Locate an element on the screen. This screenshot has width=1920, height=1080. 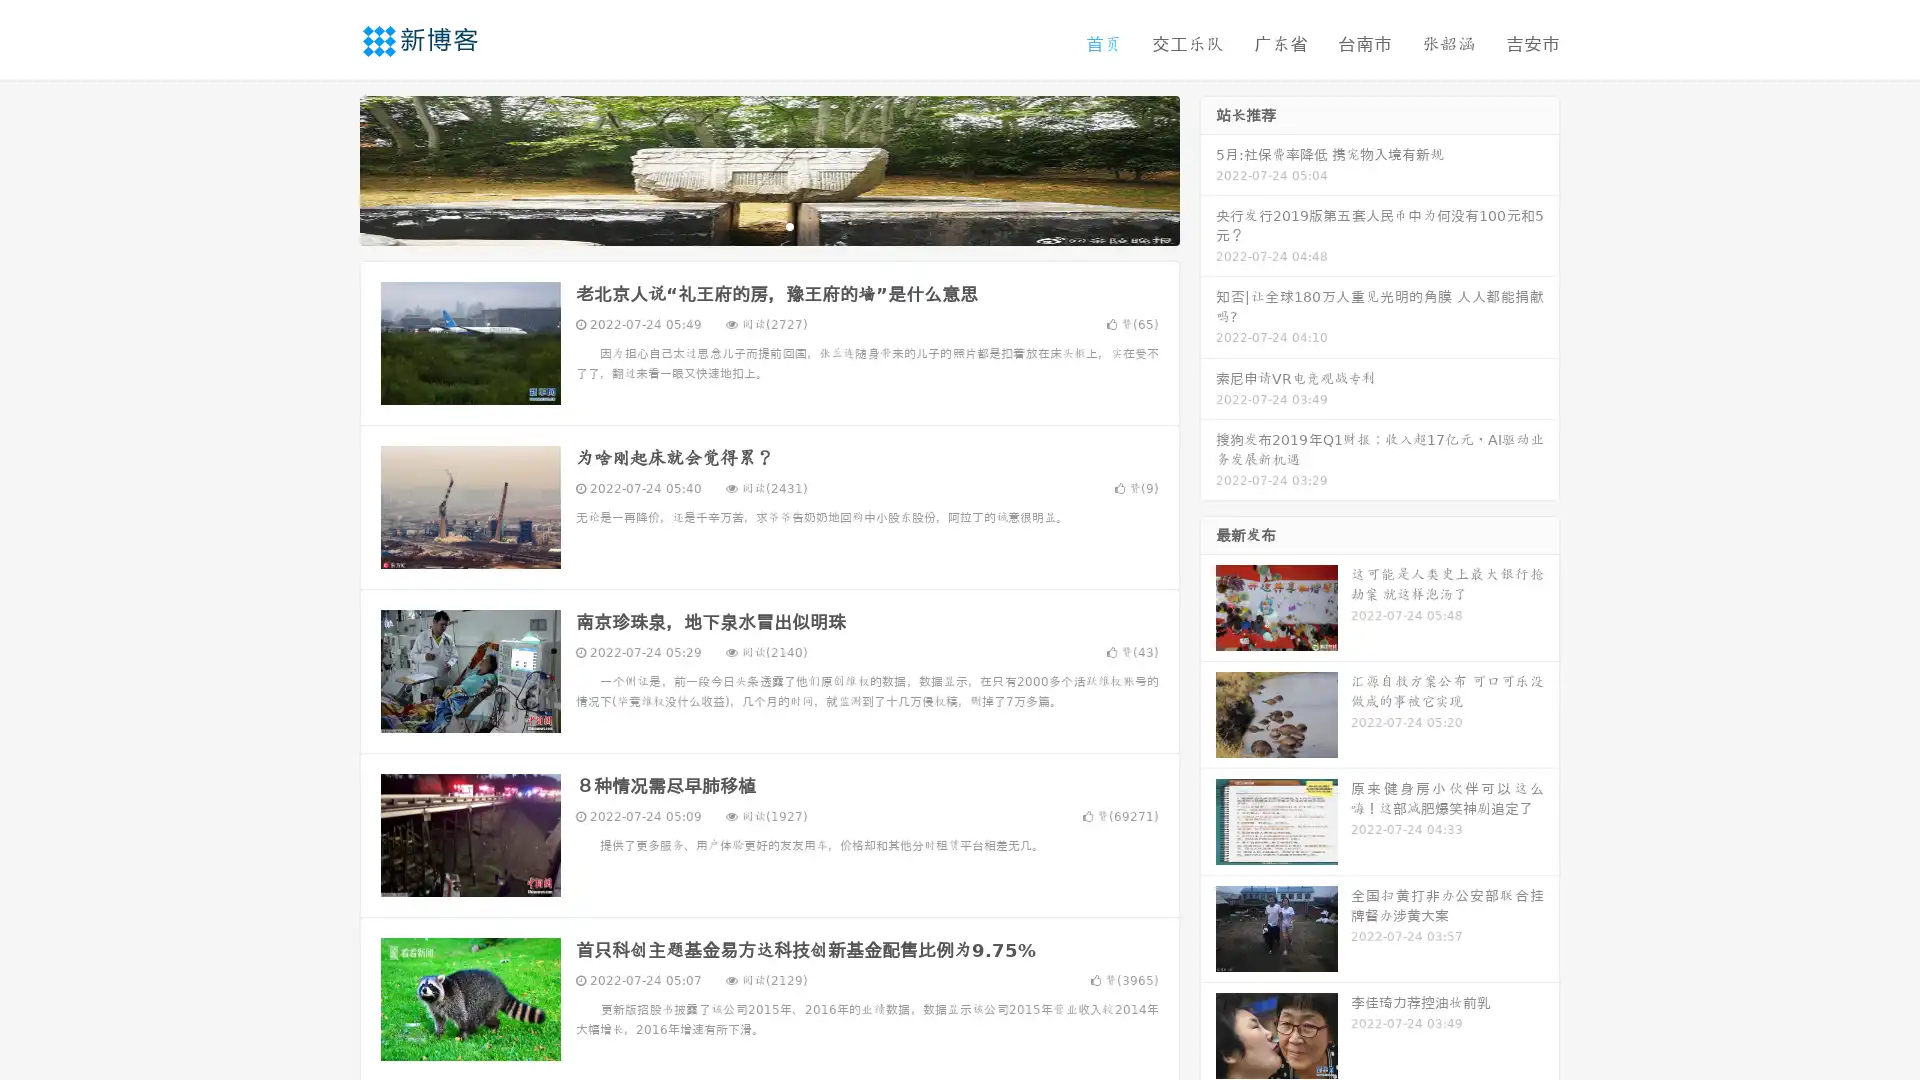
Go to slide 1 is located at coordinates (748, 225).